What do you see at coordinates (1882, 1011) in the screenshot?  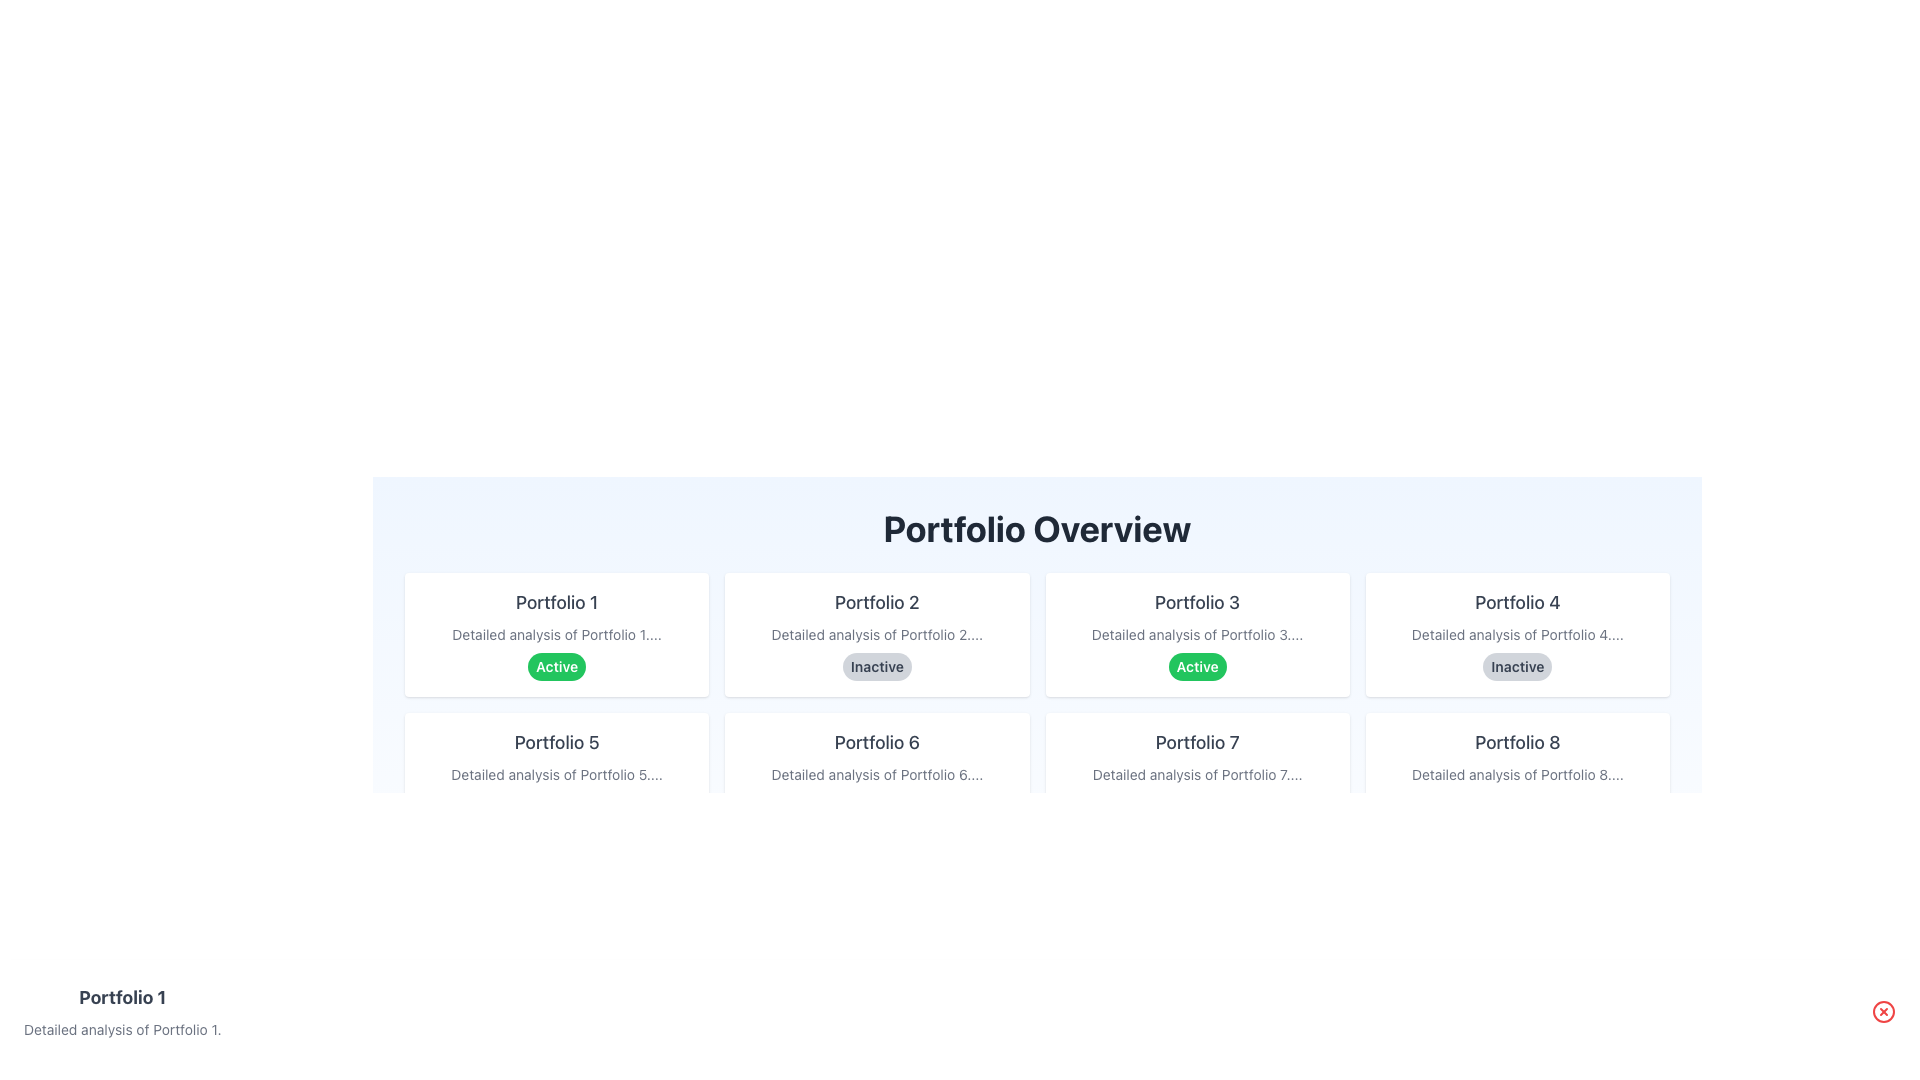 I see `the circular close or cancel icon located in the bottom-right corner of the SVG element` at bounding box center [1882, 1011].